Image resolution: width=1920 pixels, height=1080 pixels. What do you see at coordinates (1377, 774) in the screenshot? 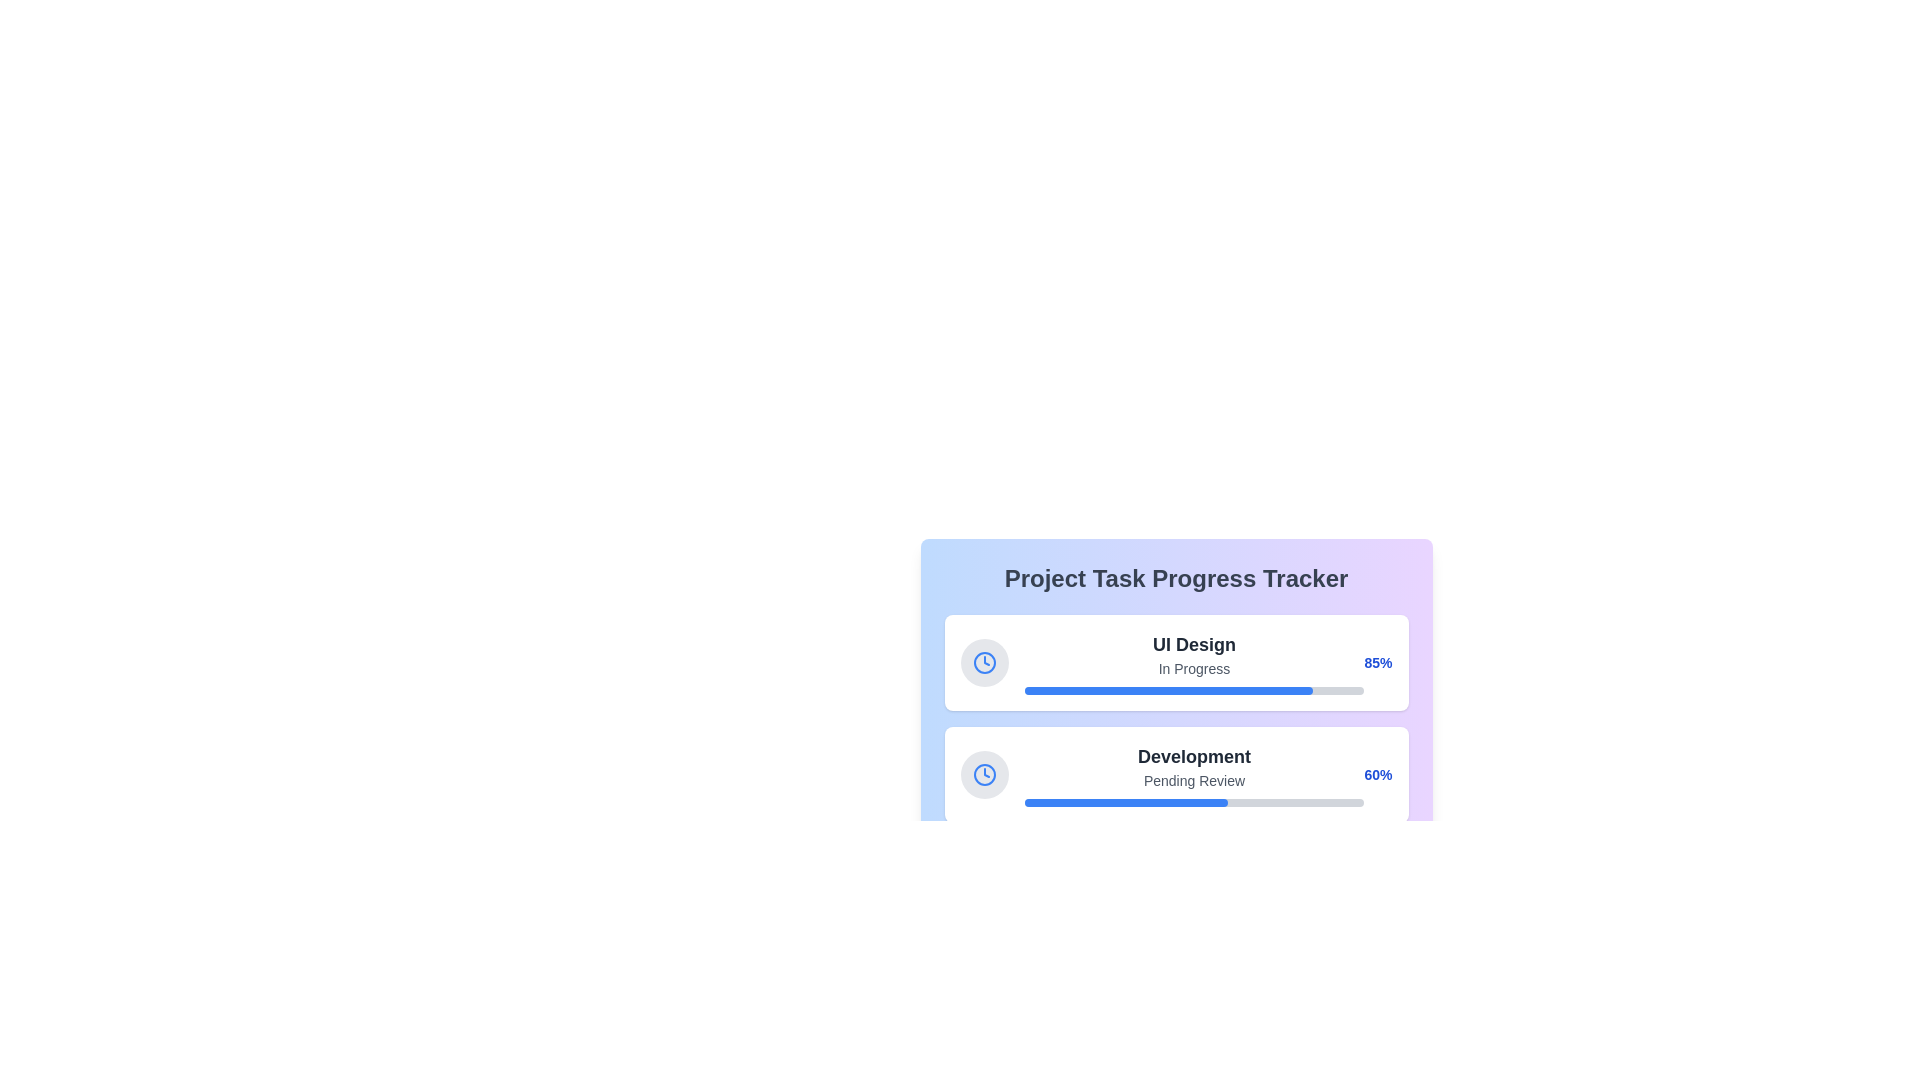
I see `the completion percentage label for the 'Development' task in the 'Project Task Progress Tracker' interface, located at the right-end corner of the progress bar card` at bounding box center [1377, 774].